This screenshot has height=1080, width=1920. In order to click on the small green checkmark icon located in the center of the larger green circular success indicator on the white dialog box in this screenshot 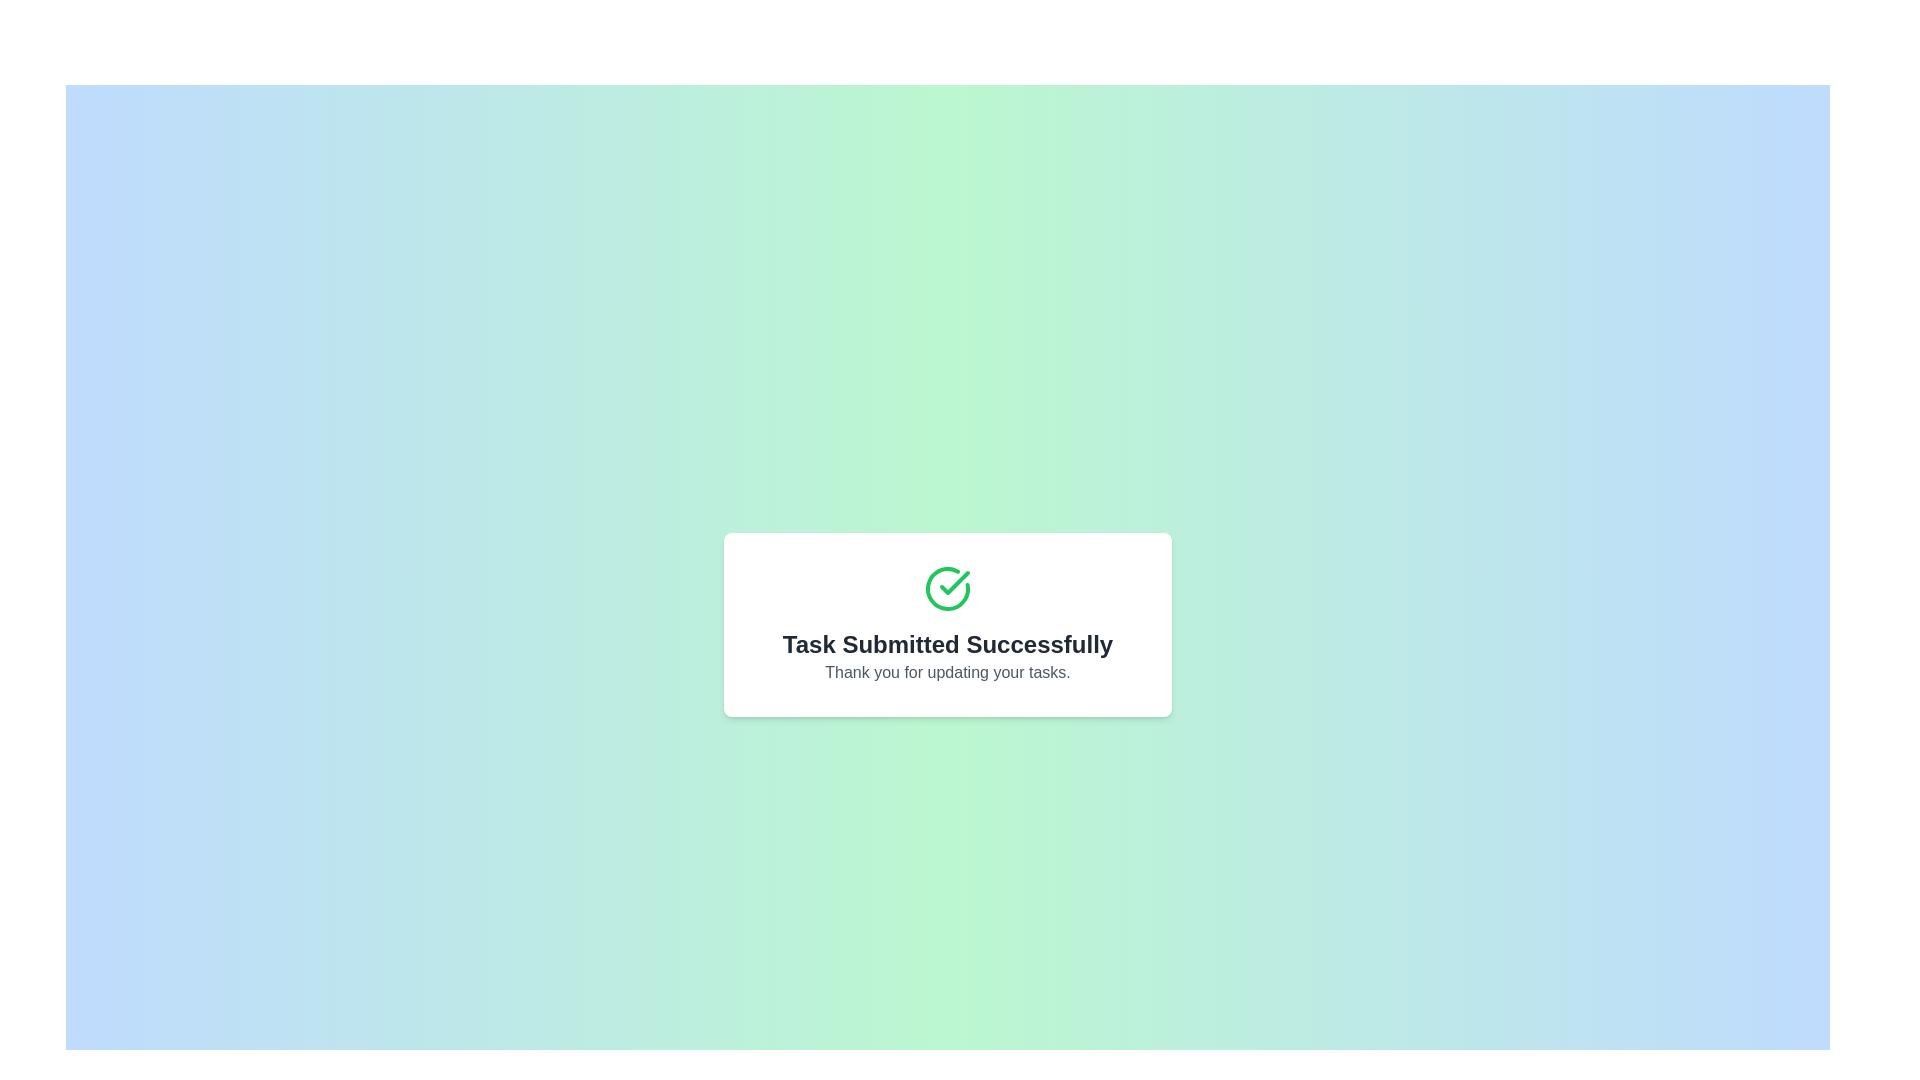, I will do `click(954, 582)`.